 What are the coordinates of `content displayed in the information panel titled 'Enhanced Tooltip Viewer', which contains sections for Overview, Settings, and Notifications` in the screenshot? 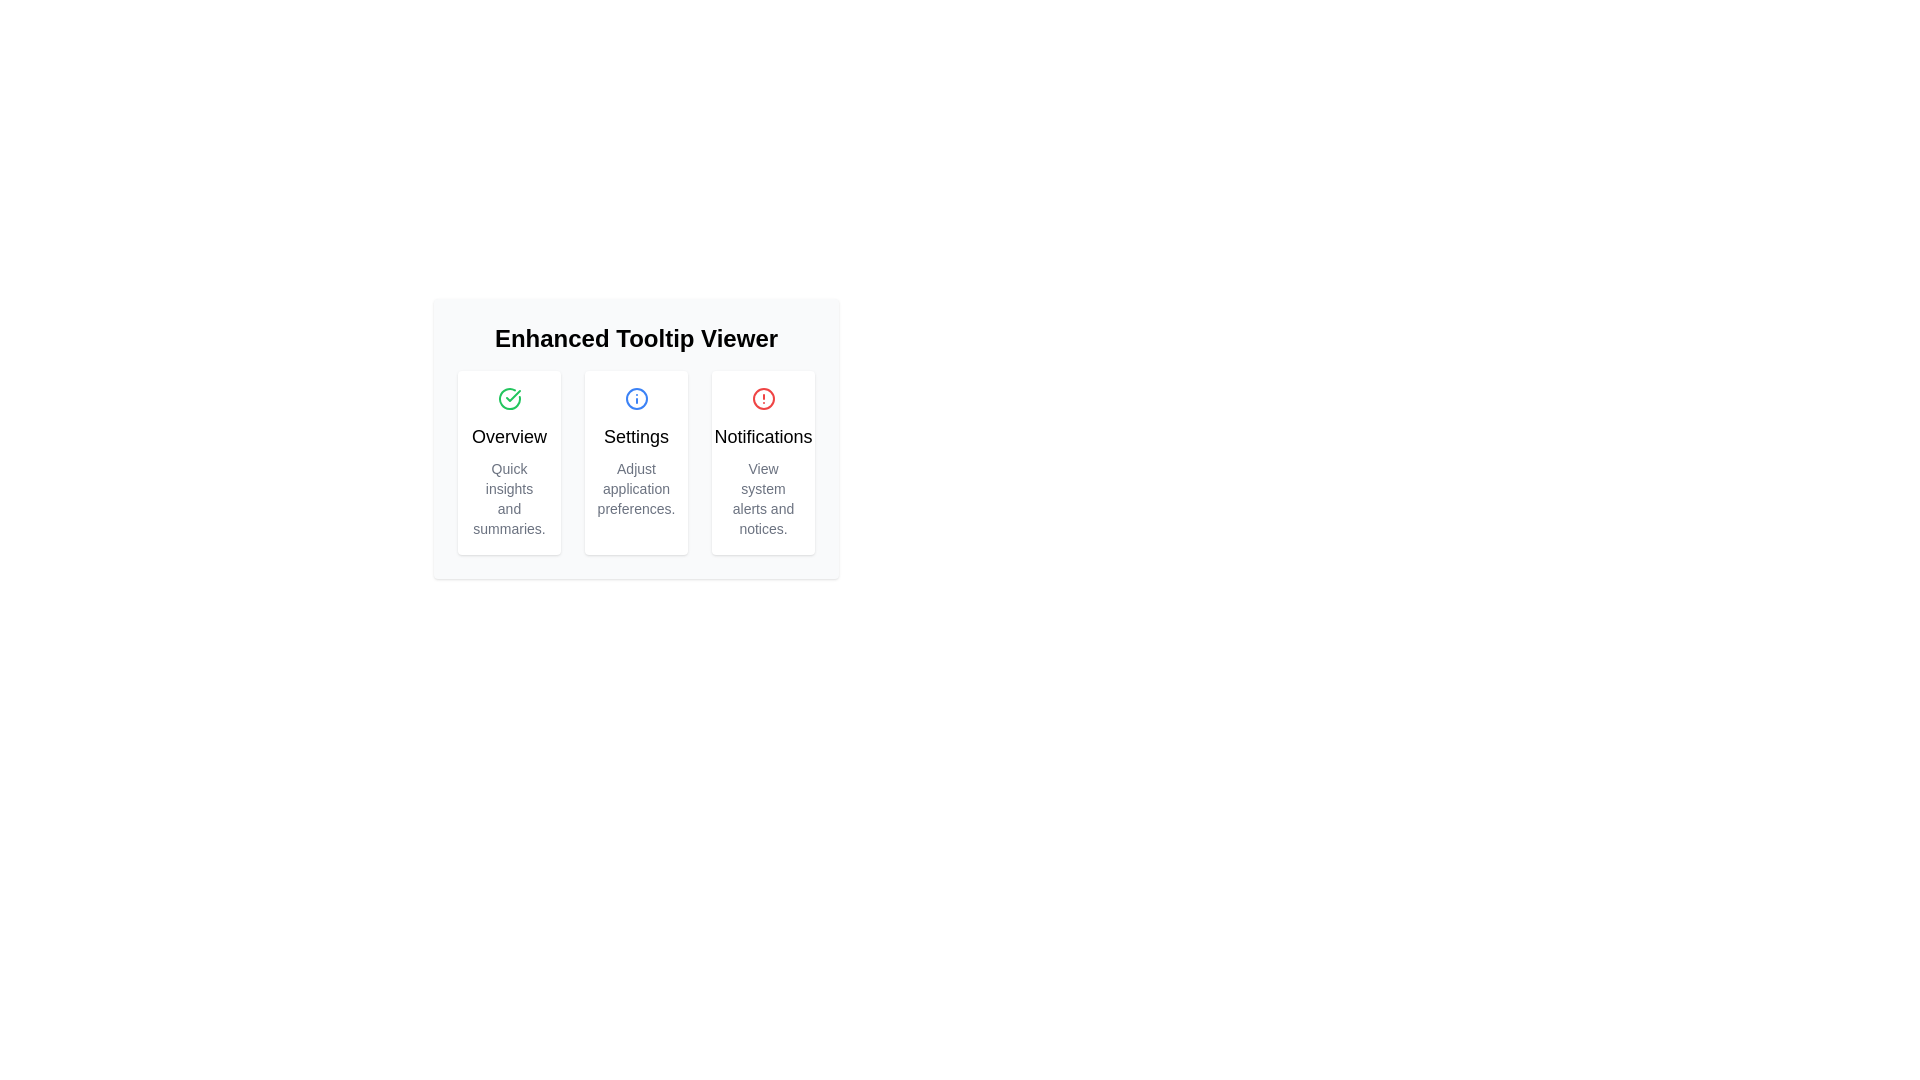 It's located at (635, 440).